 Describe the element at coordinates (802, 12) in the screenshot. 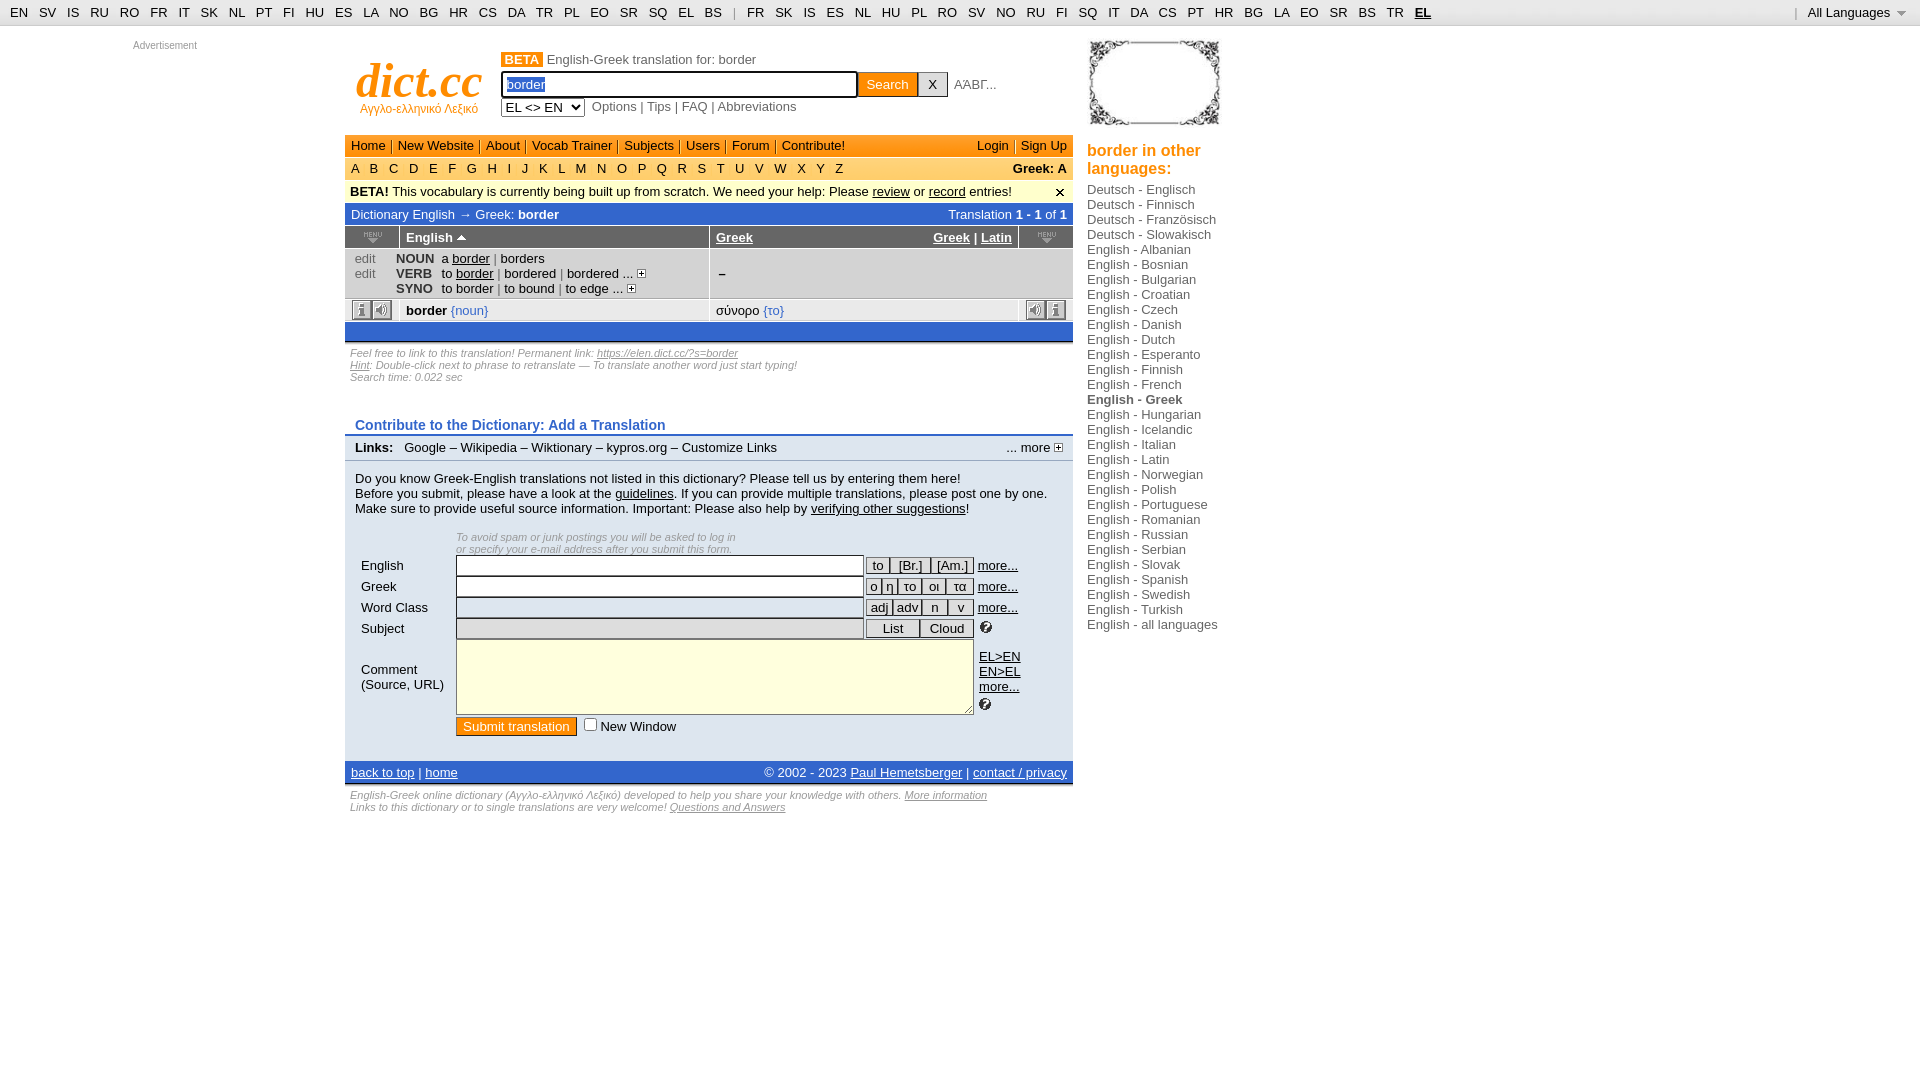

I see `'IS'` at that location.